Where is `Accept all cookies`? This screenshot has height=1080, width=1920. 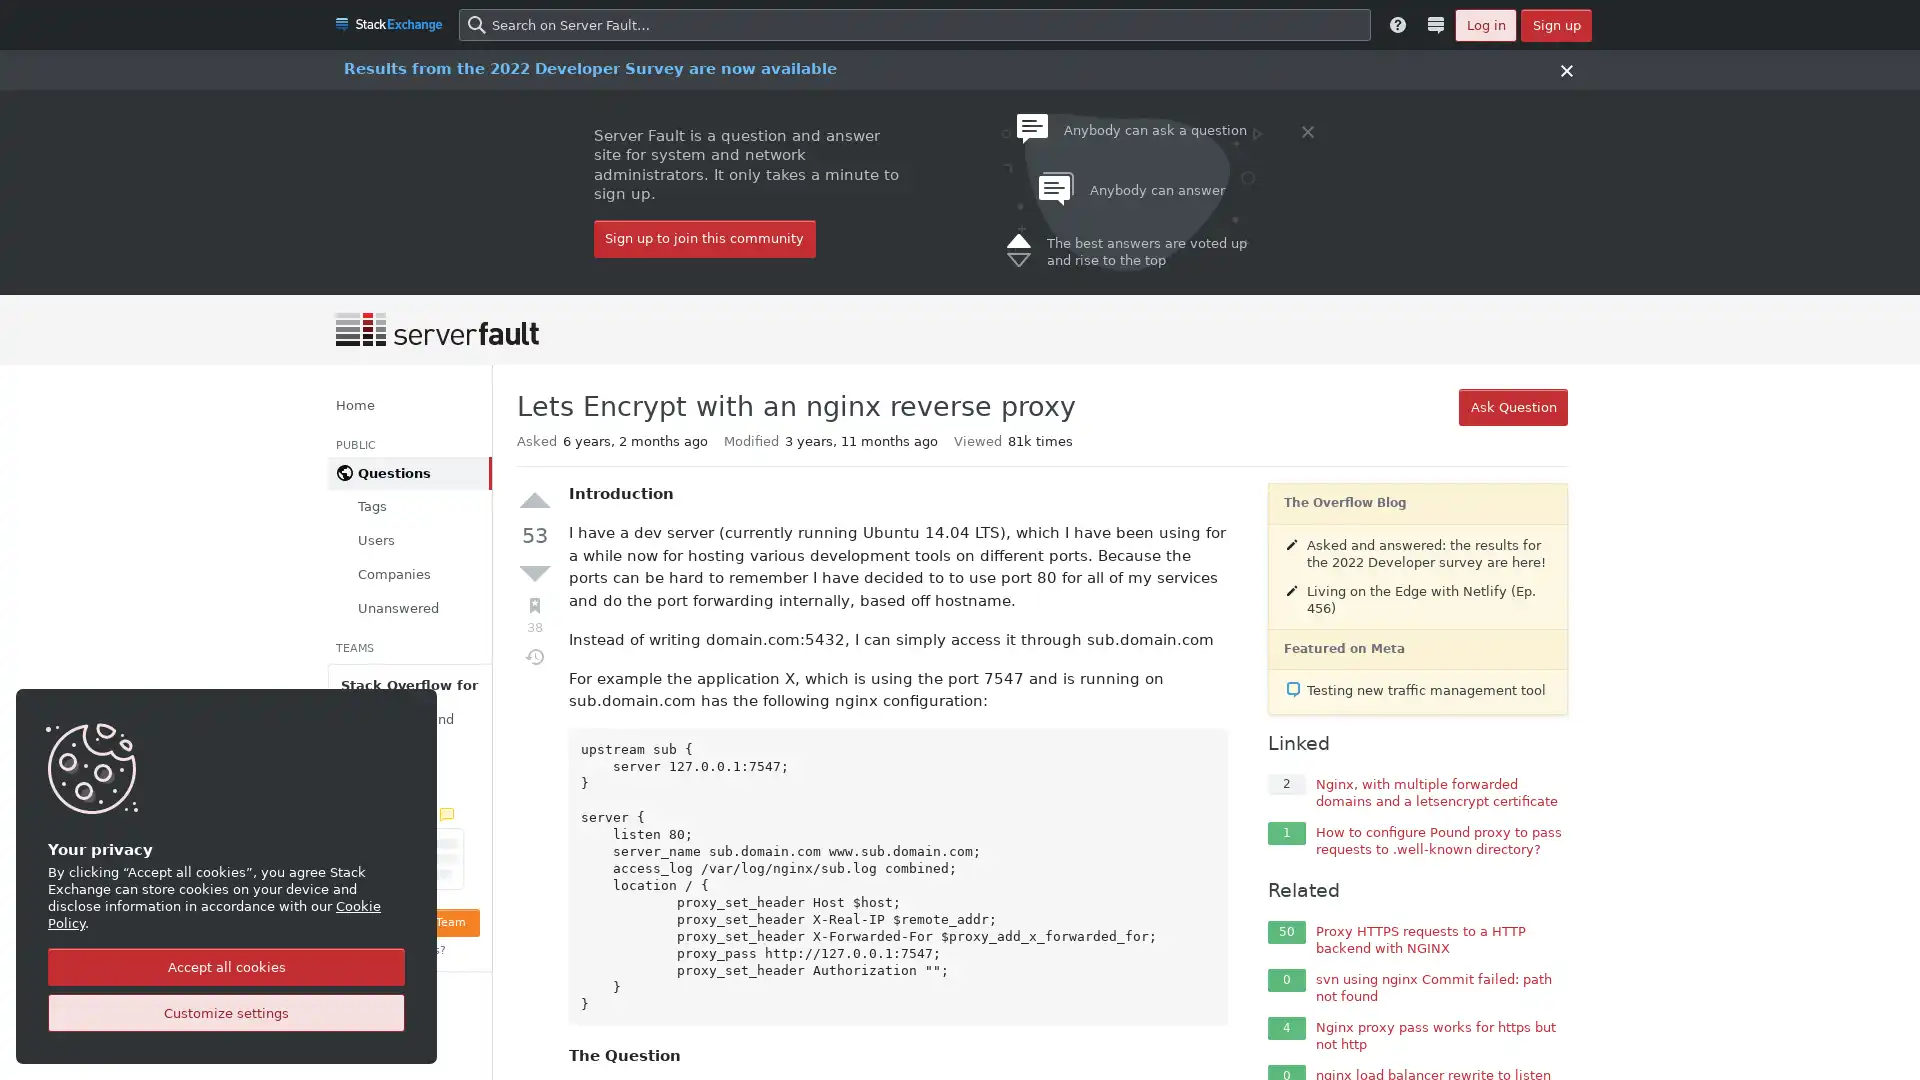 Accept all cookies is located at coordinates (226, 966).